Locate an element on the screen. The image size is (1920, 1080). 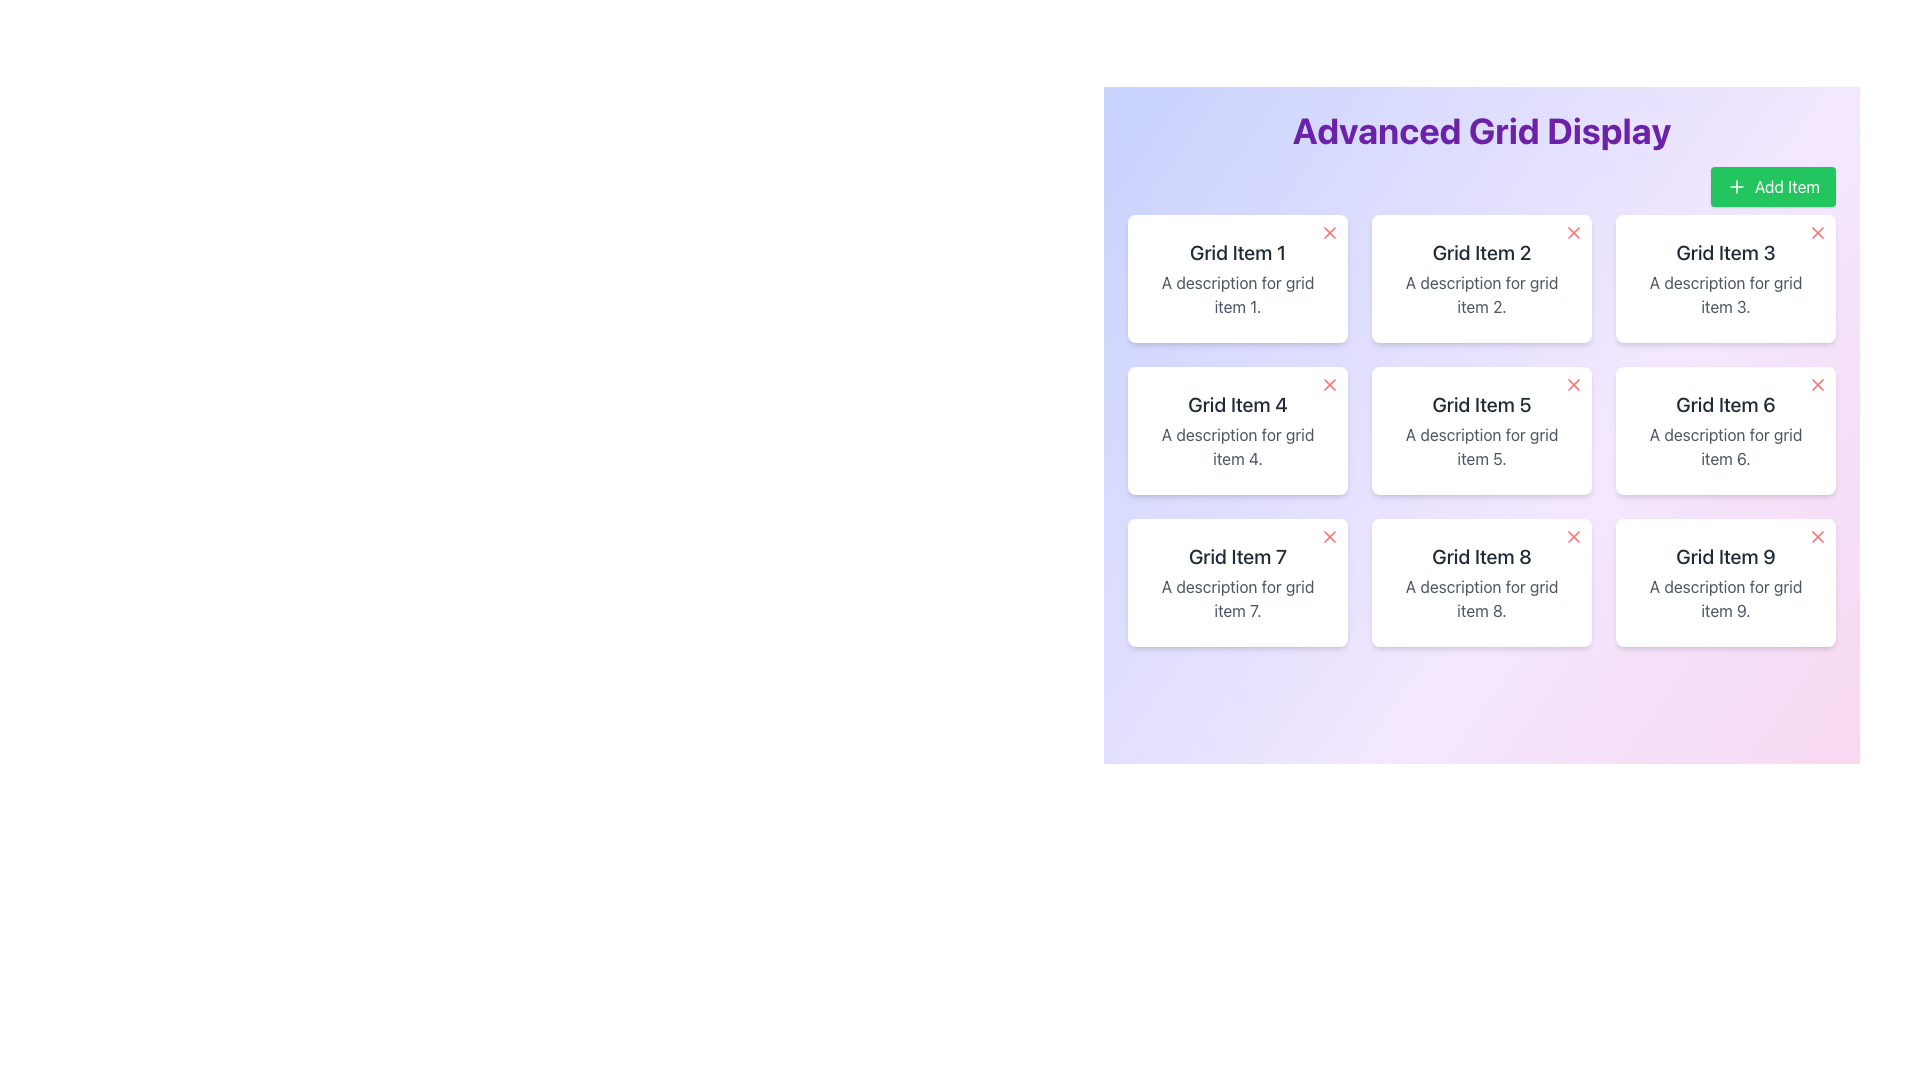
the text 'Grid Item 1' located in the first grid cell of a 3x3 grid layout is located at coordinates (1237, 252).